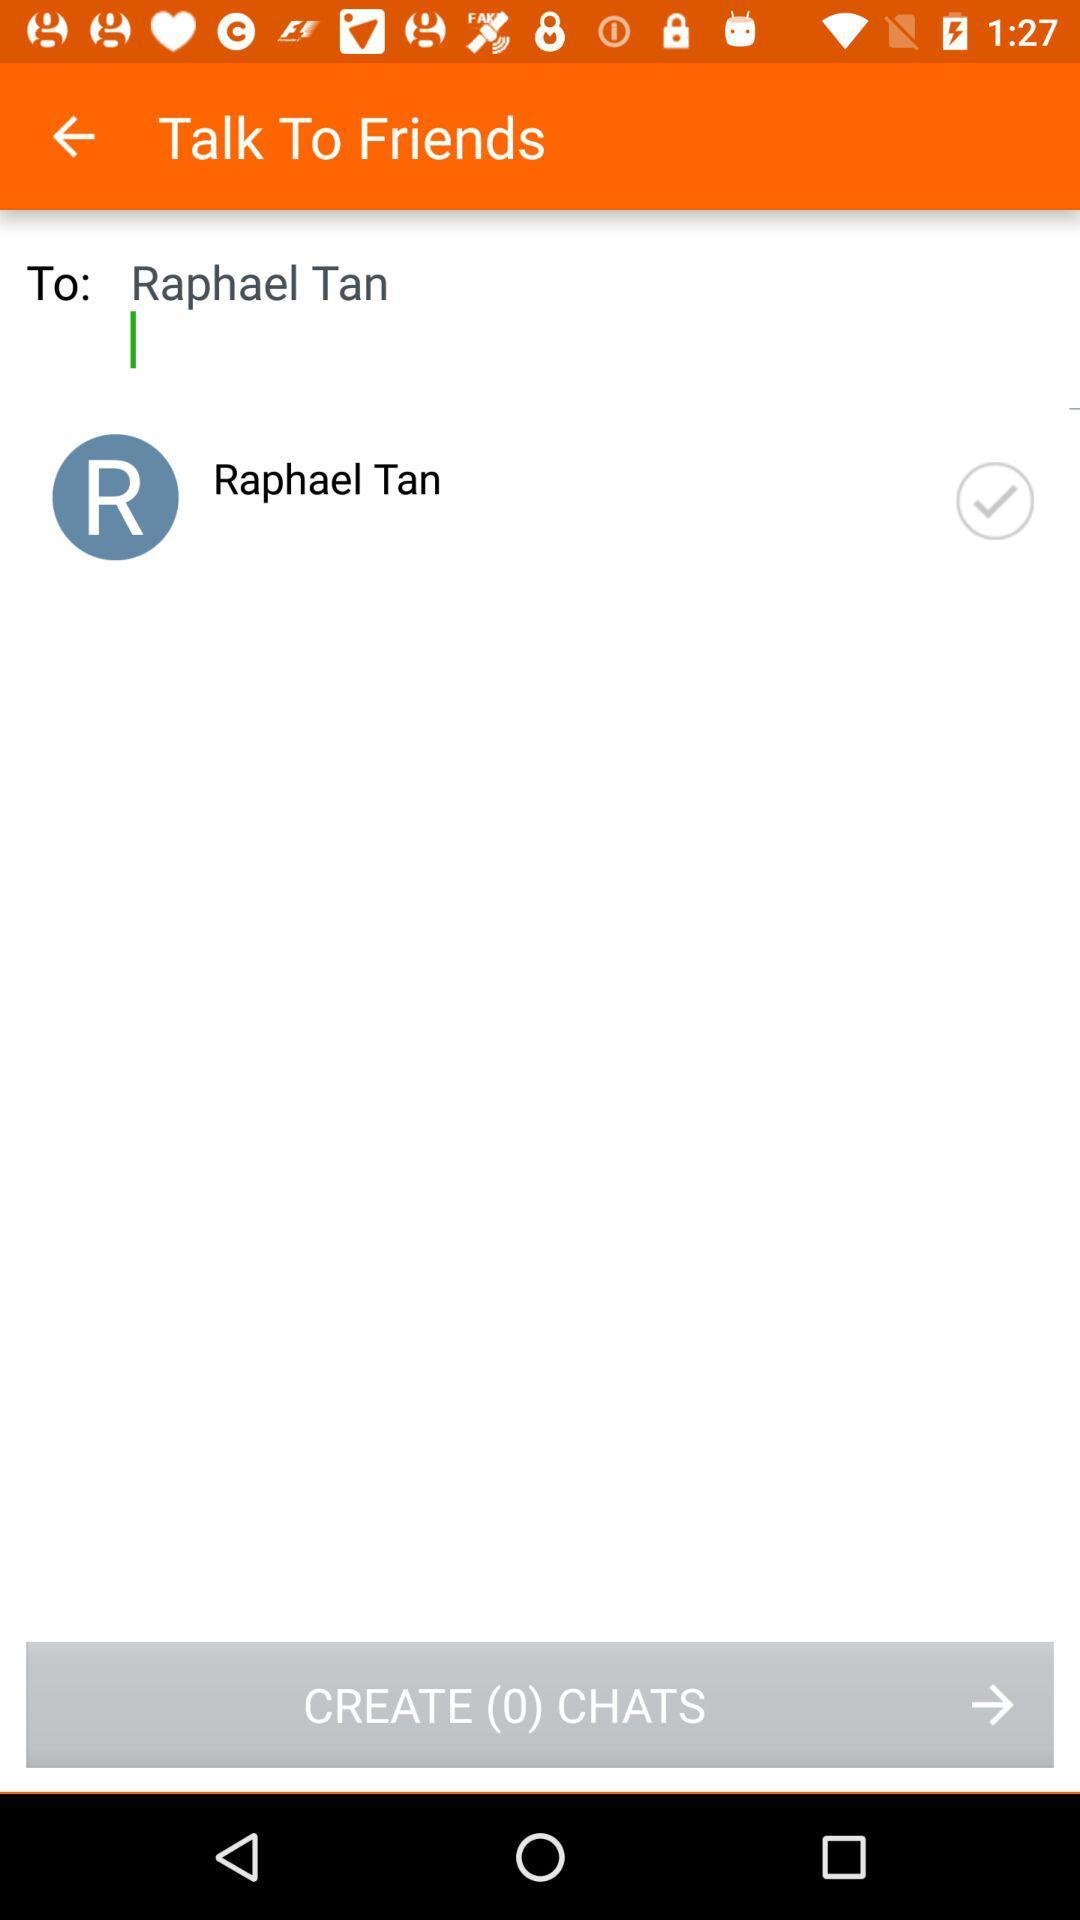 The image size is (1080, 1920). Describe the element at coordinates (115, 497) in the screenshot. I see `user avatar` at that location.